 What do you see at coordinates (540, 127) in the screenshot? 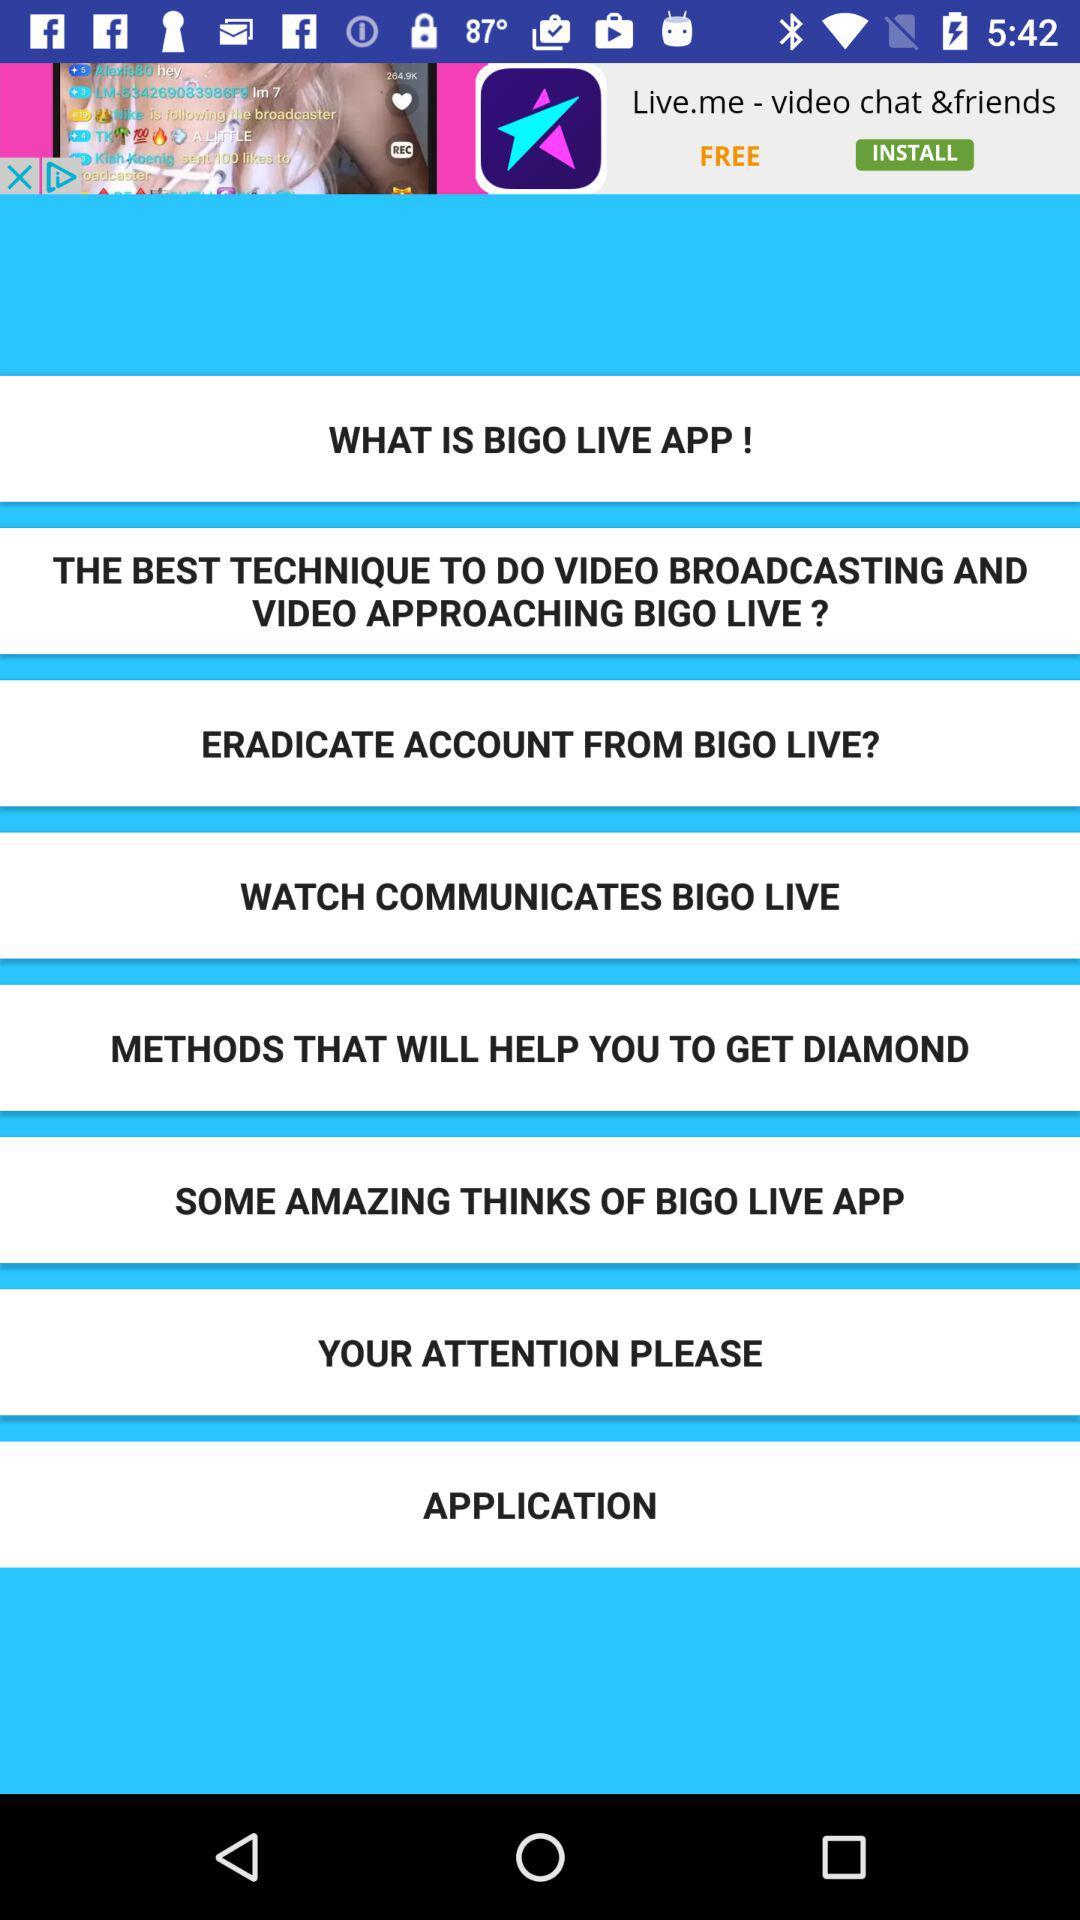
I see `advertisement clicking option` at bounding box center [540, 127].